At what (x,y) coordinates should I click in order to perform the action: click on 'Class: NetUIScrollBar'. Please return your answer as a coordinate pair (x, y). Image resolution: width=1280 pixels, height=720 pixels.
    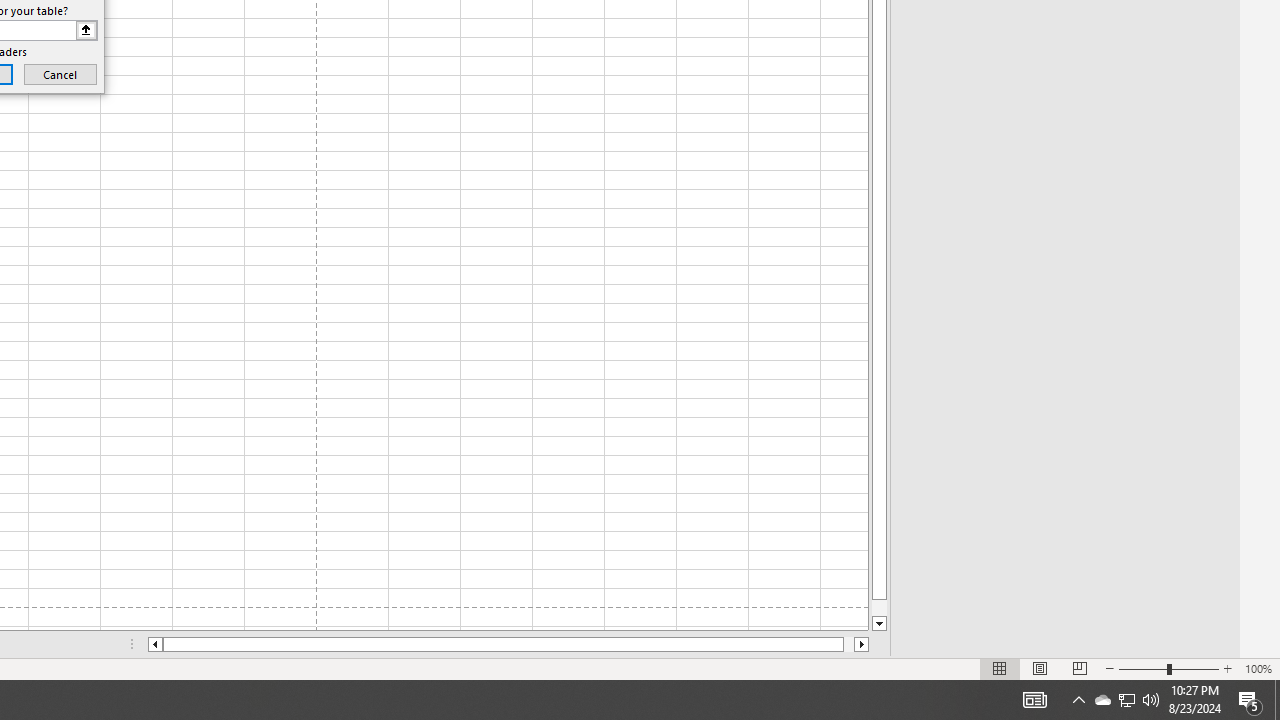
    Looking at the image, I should click on (508, 644).